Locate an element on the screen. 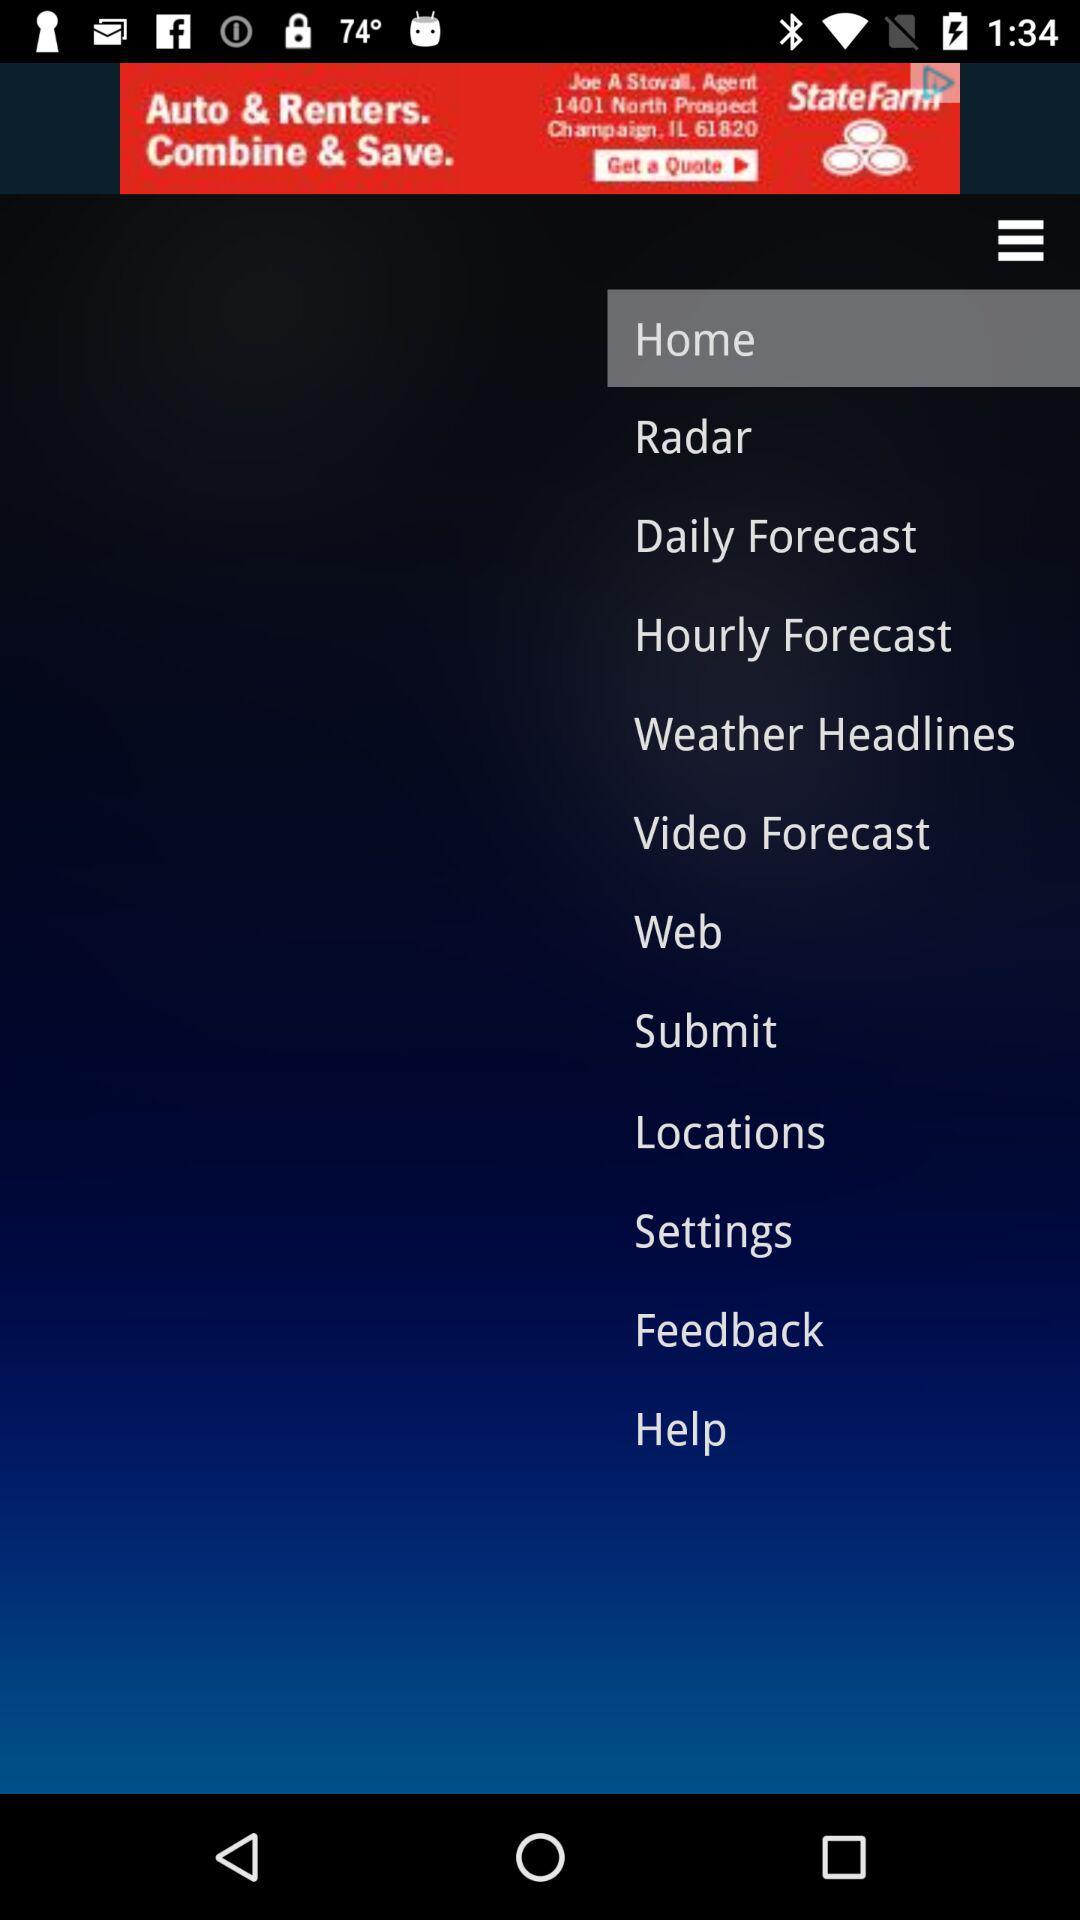 This screenshot has width=1080, height=1920. advertisement for state farm is located at coordinates (540, 127).